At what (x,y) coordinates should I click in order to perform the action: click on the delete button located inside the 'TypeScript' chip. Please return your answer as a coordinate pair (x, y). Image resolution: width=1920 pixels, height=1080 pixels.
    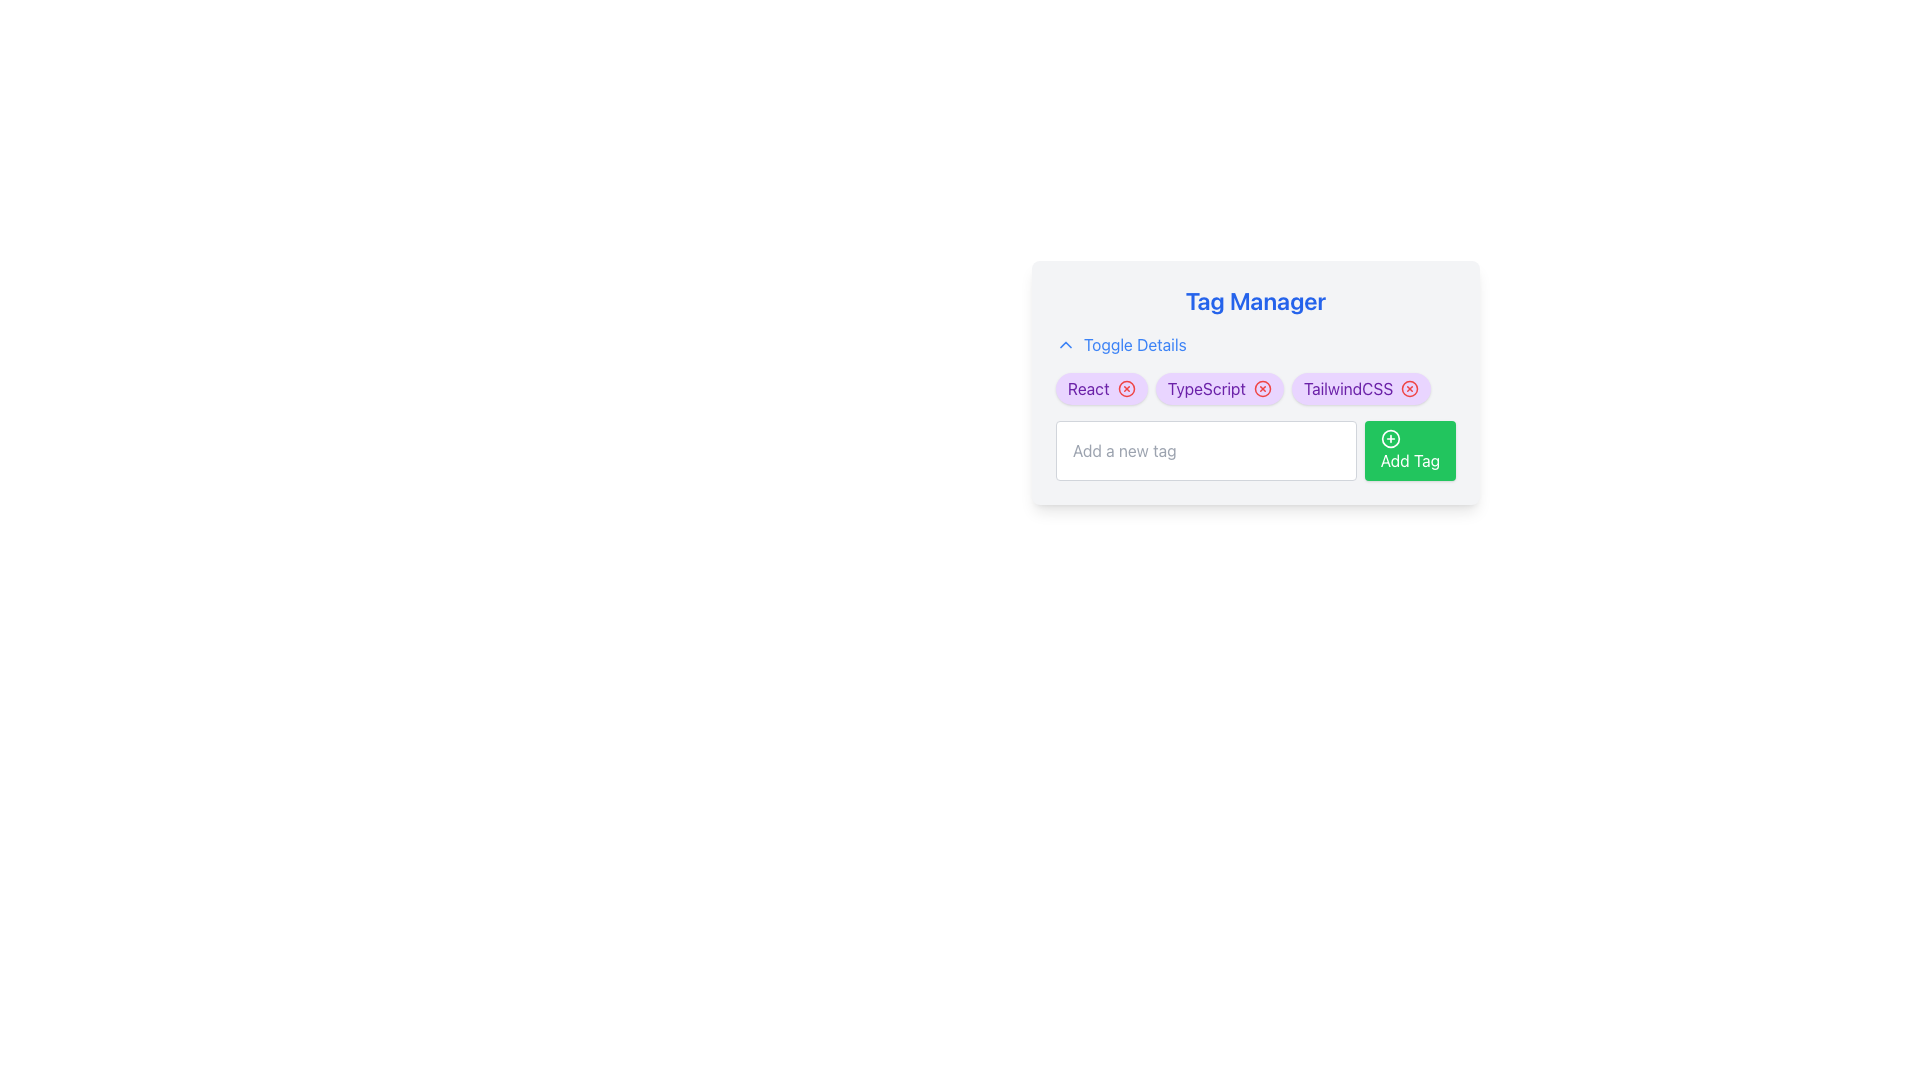
    Looking at the image, I should click on (1261, 389).